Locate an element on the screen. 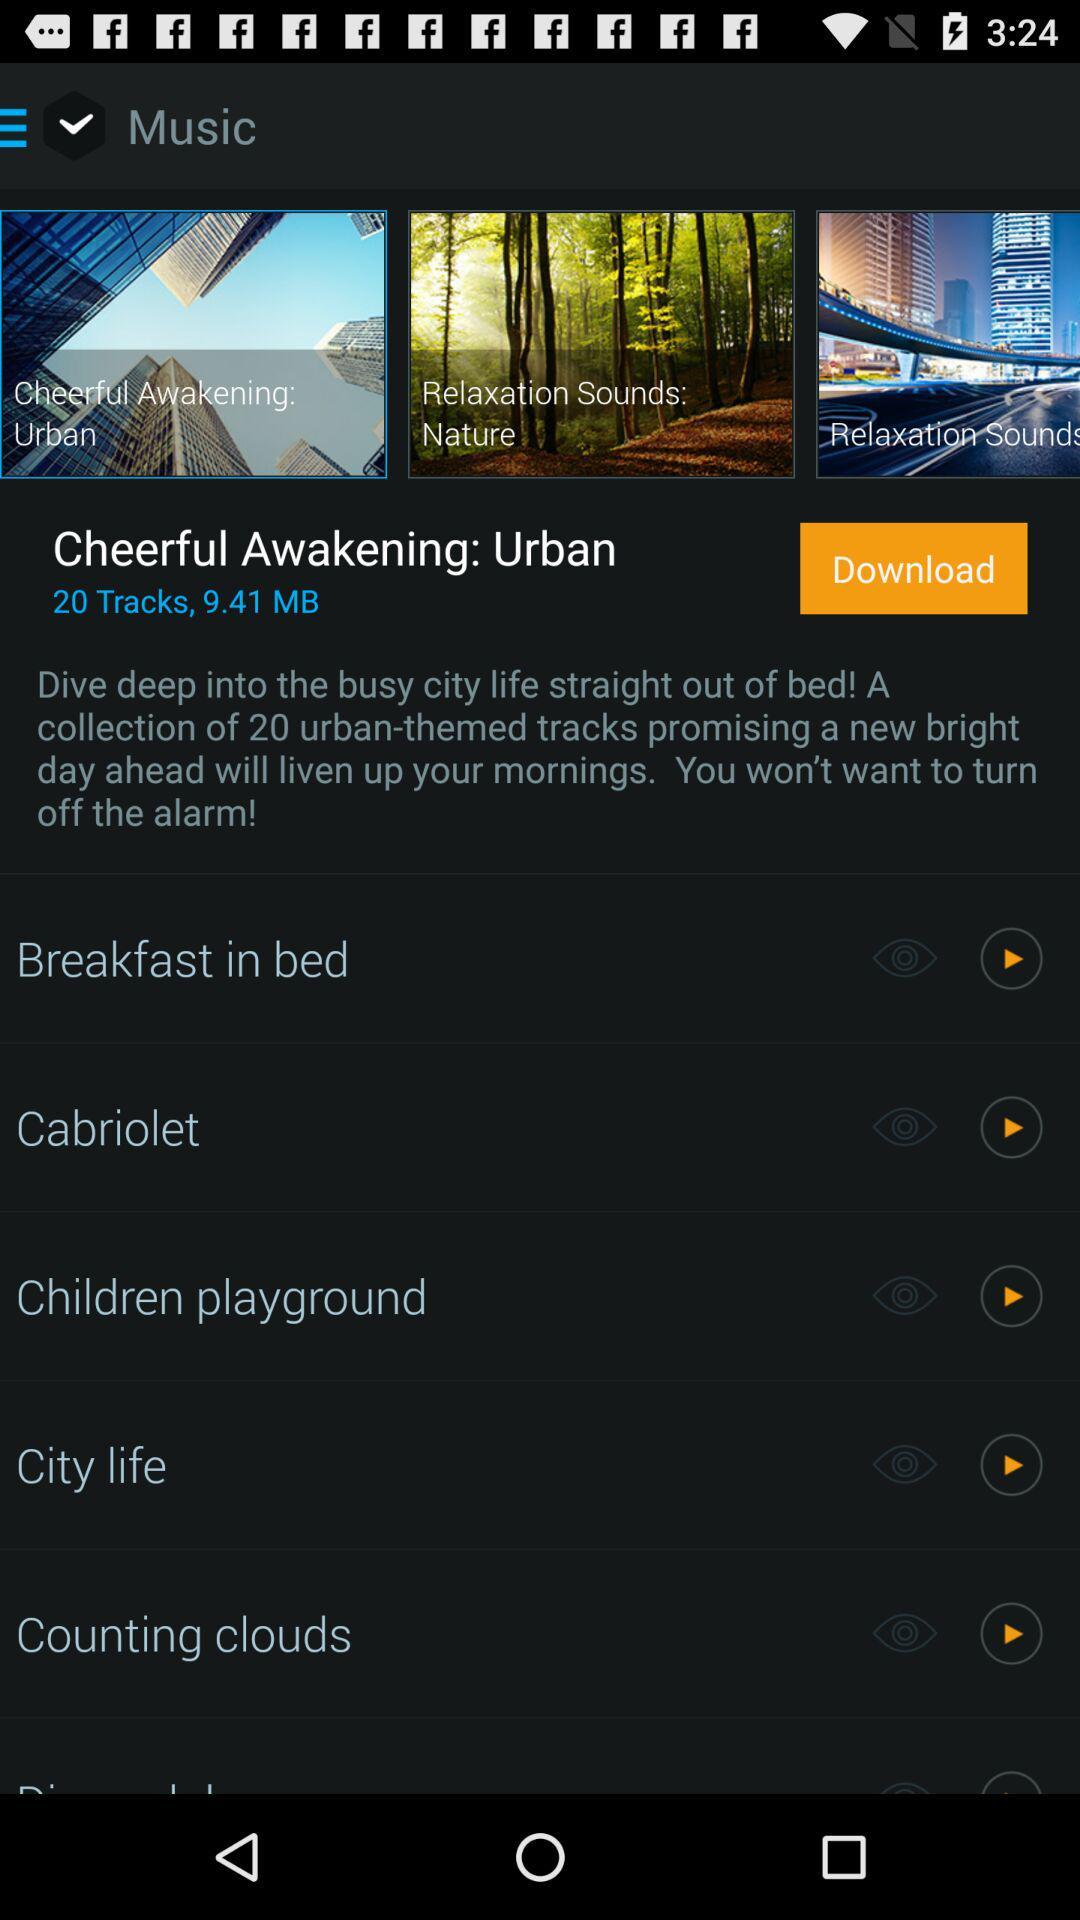  icon above the dive deep into is located at coordinates (913, 567).